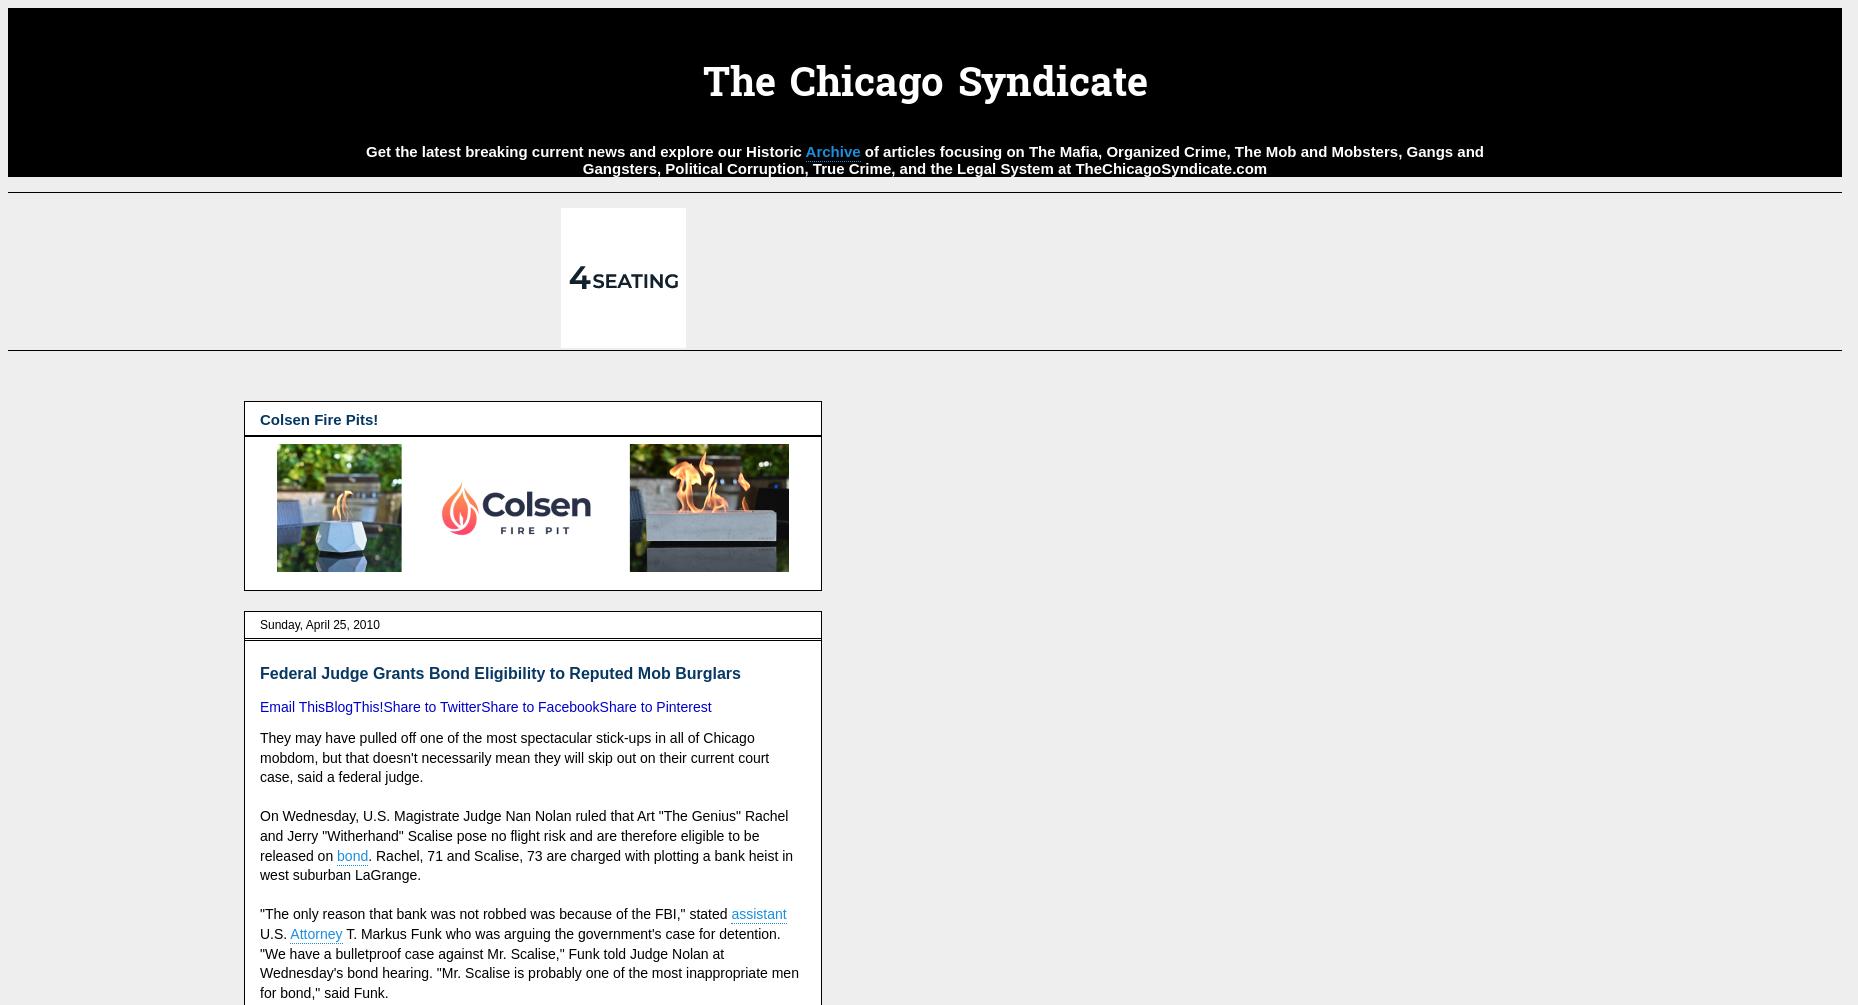  I want to click on 'Share to Twitter', so click(430, 707).